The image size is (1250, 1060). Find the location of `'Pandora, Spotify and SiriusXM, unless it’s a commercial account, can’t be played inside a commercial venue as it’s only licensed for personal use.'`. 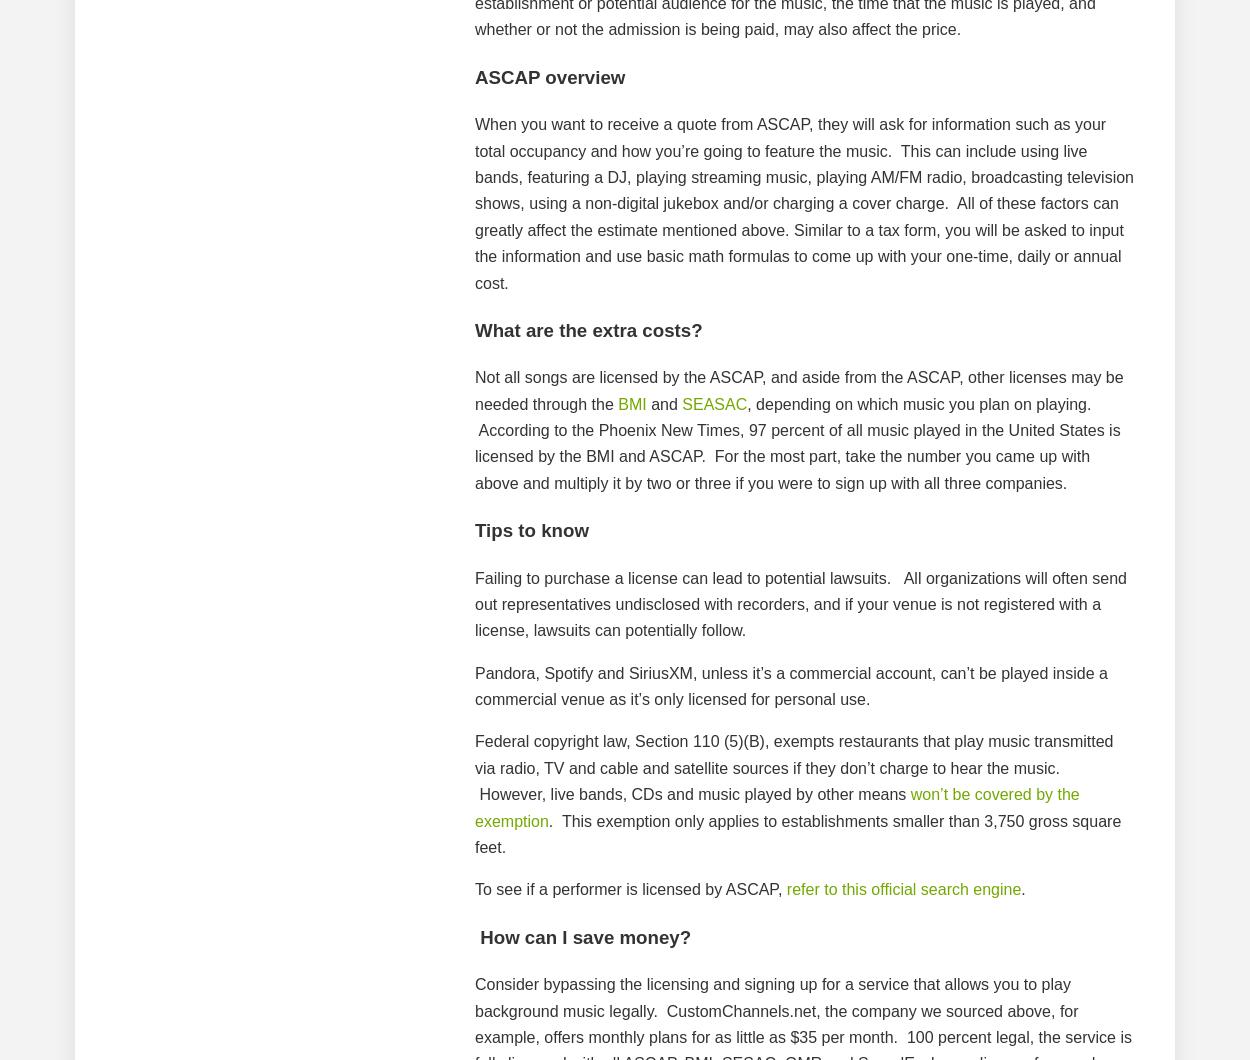

'Pandora, Spotify and SiriusXM, unless it’s a commercial account, can’t be played inside a commercial venue as it’s only licensed for personal use.' is located at coordinates (791, 685).